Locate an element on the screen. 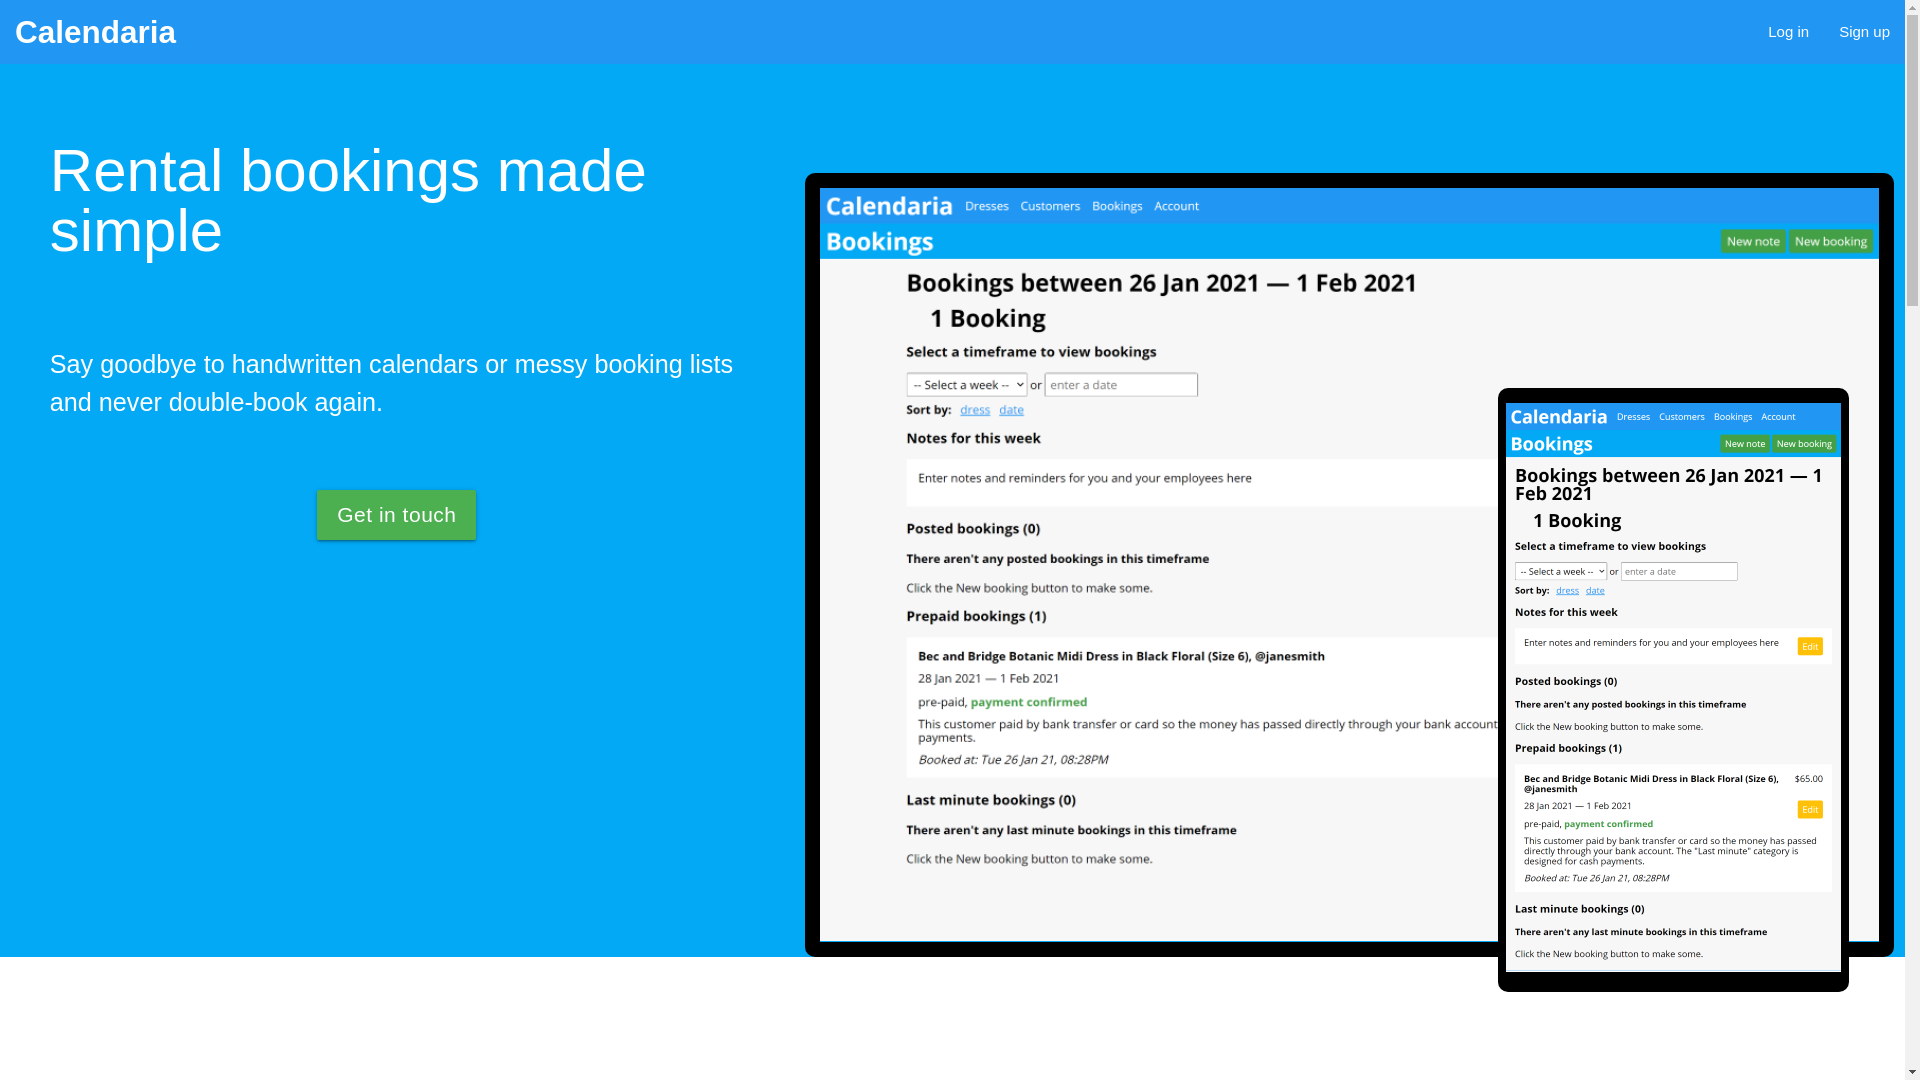 Image resolution: width=1920 pixels, height=1080 pixels. 'Get in touch' is located at coordinates (396, 514).